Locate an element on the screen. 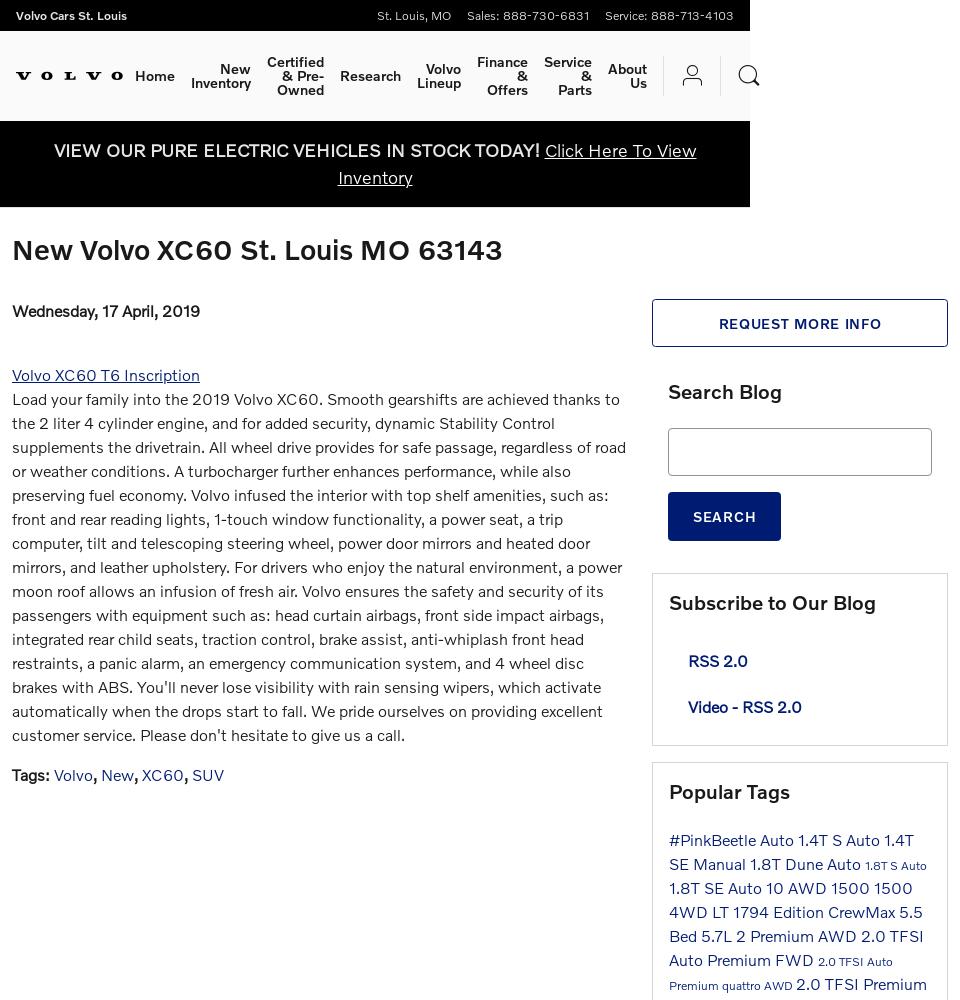  'Home' is located at coordinates (154, 74).